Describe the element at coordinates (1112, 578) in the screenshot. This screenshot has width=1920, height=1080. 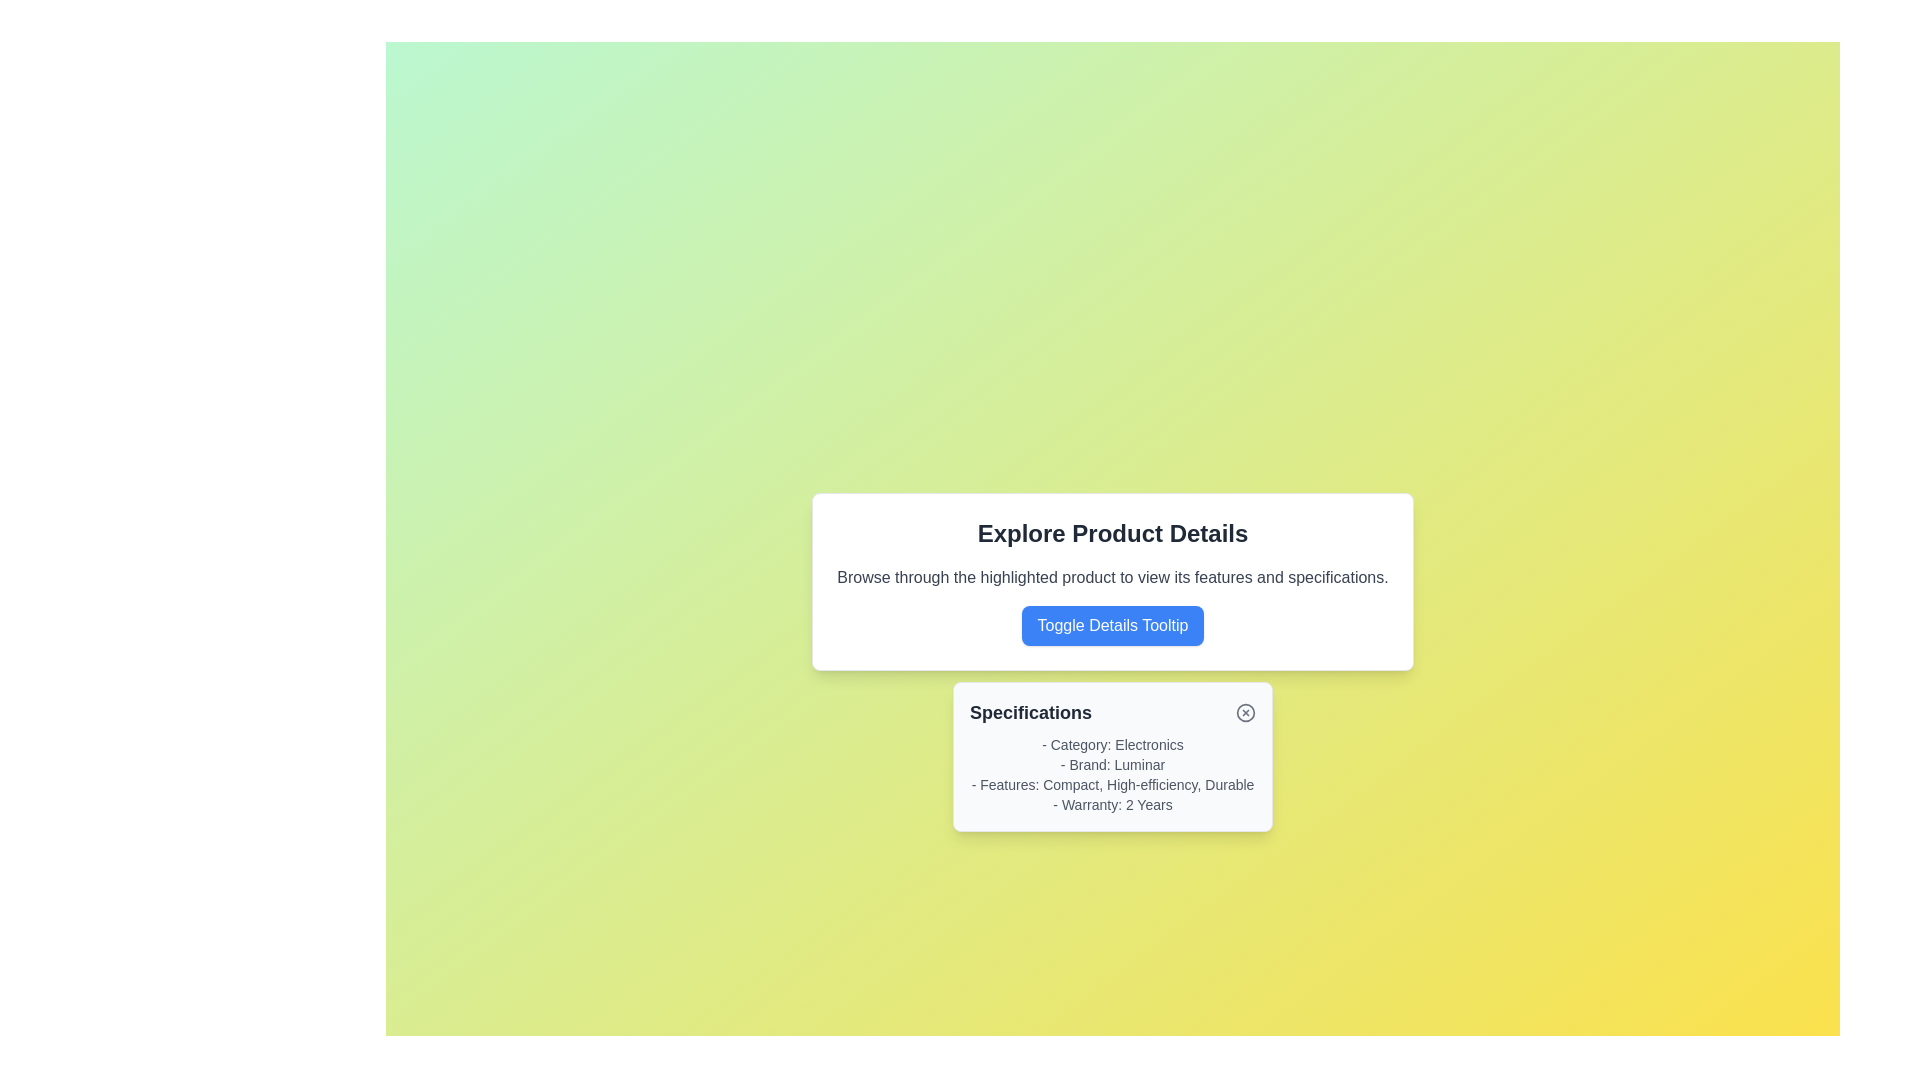
I see `the Informational Text displaying 'Browse through the highlighted product` at that location.